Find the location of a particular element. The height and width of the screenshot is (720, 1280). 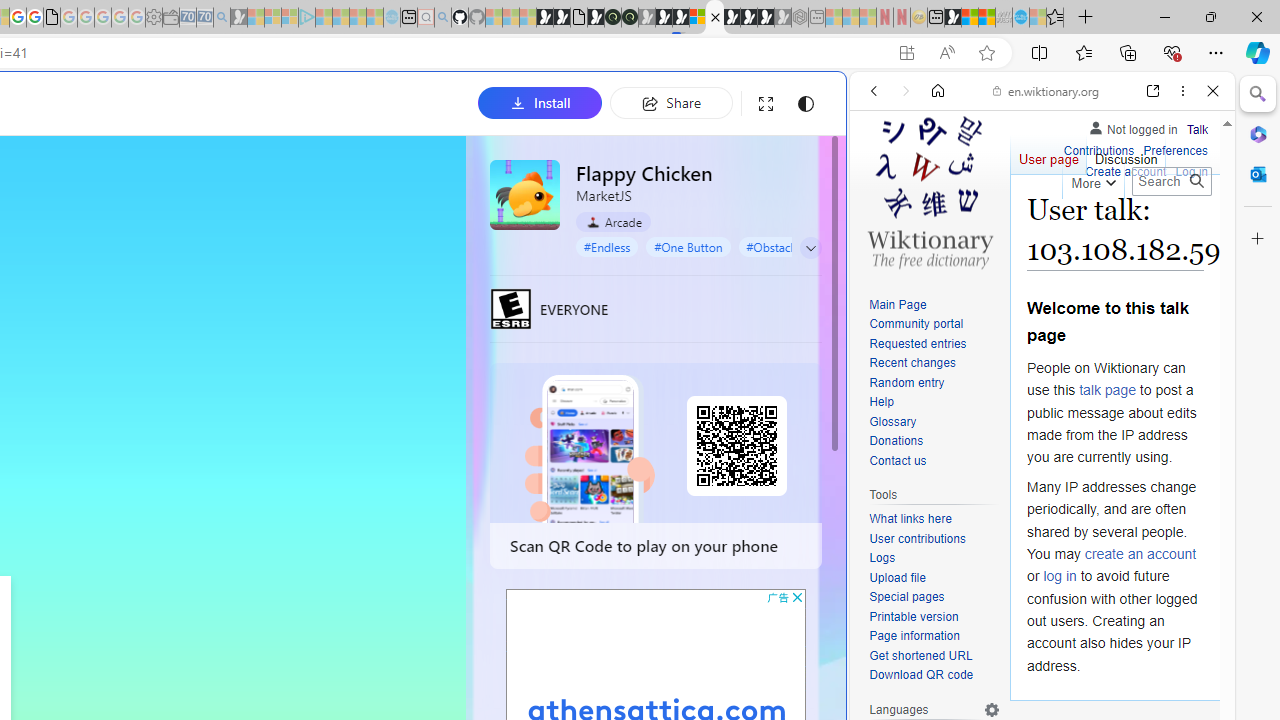

'Arcade' is located at coordinates (612, 222).